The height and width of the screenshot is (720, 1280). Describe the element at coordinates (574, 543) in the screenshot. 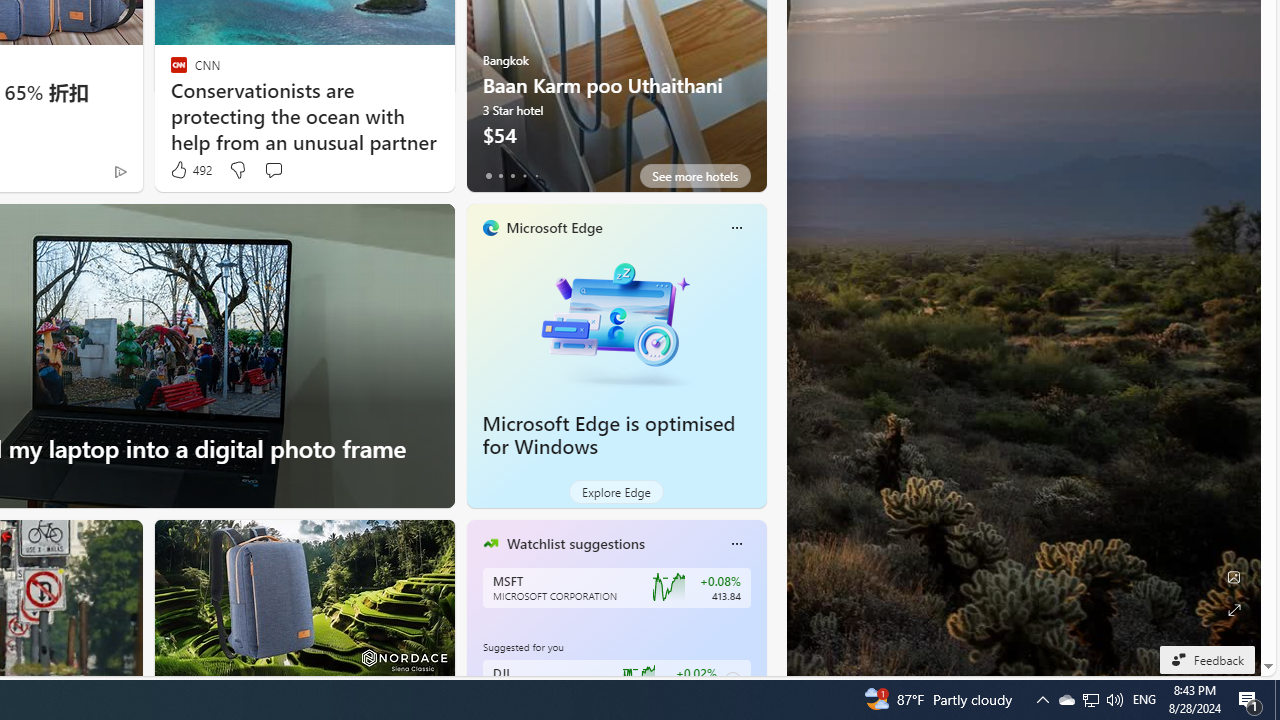

I see `'Watchlist suggestions'` at that location.